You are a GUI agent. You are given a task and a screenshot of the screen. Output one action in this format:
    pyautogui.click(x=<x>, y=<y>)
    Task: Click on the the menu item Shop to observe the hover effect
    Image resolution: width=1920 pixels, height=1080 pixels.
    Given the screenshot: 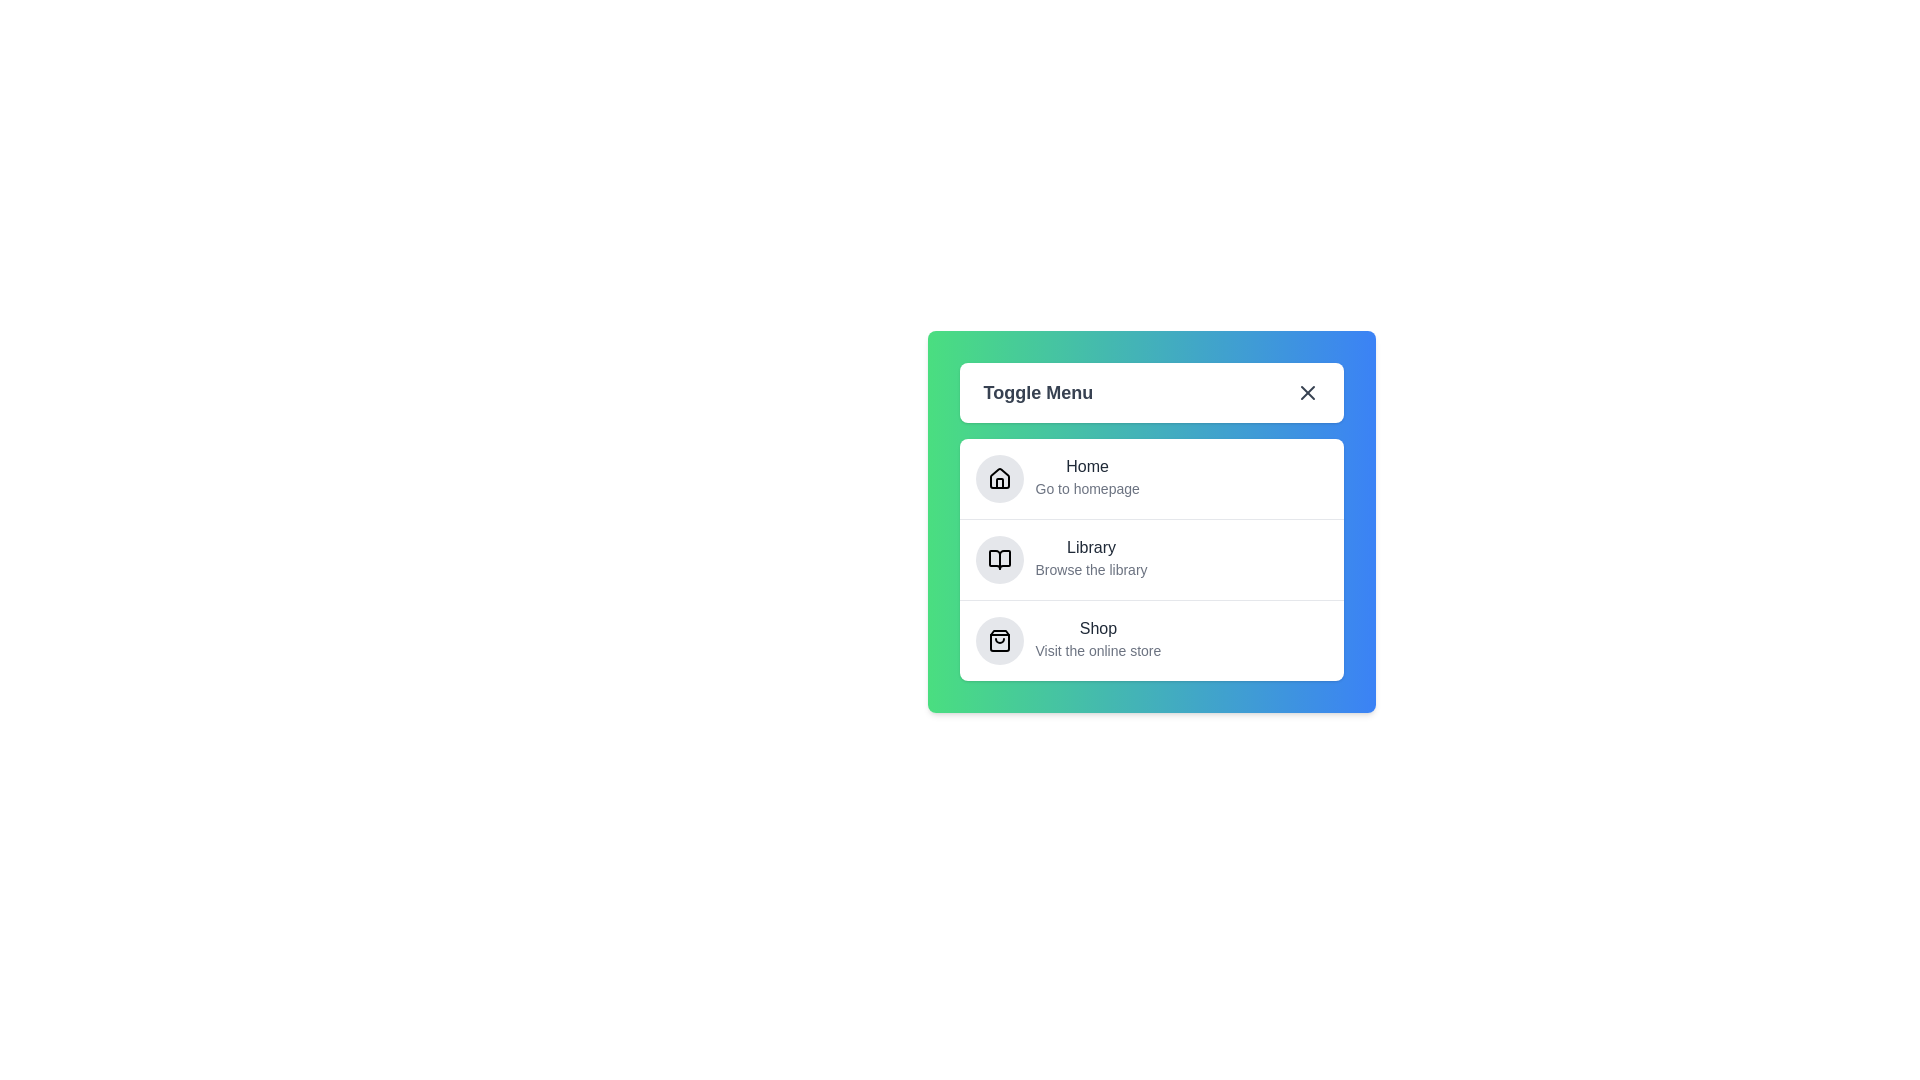 What is the action you would take?
    pyautogui.click(x=1098, y=628)
    